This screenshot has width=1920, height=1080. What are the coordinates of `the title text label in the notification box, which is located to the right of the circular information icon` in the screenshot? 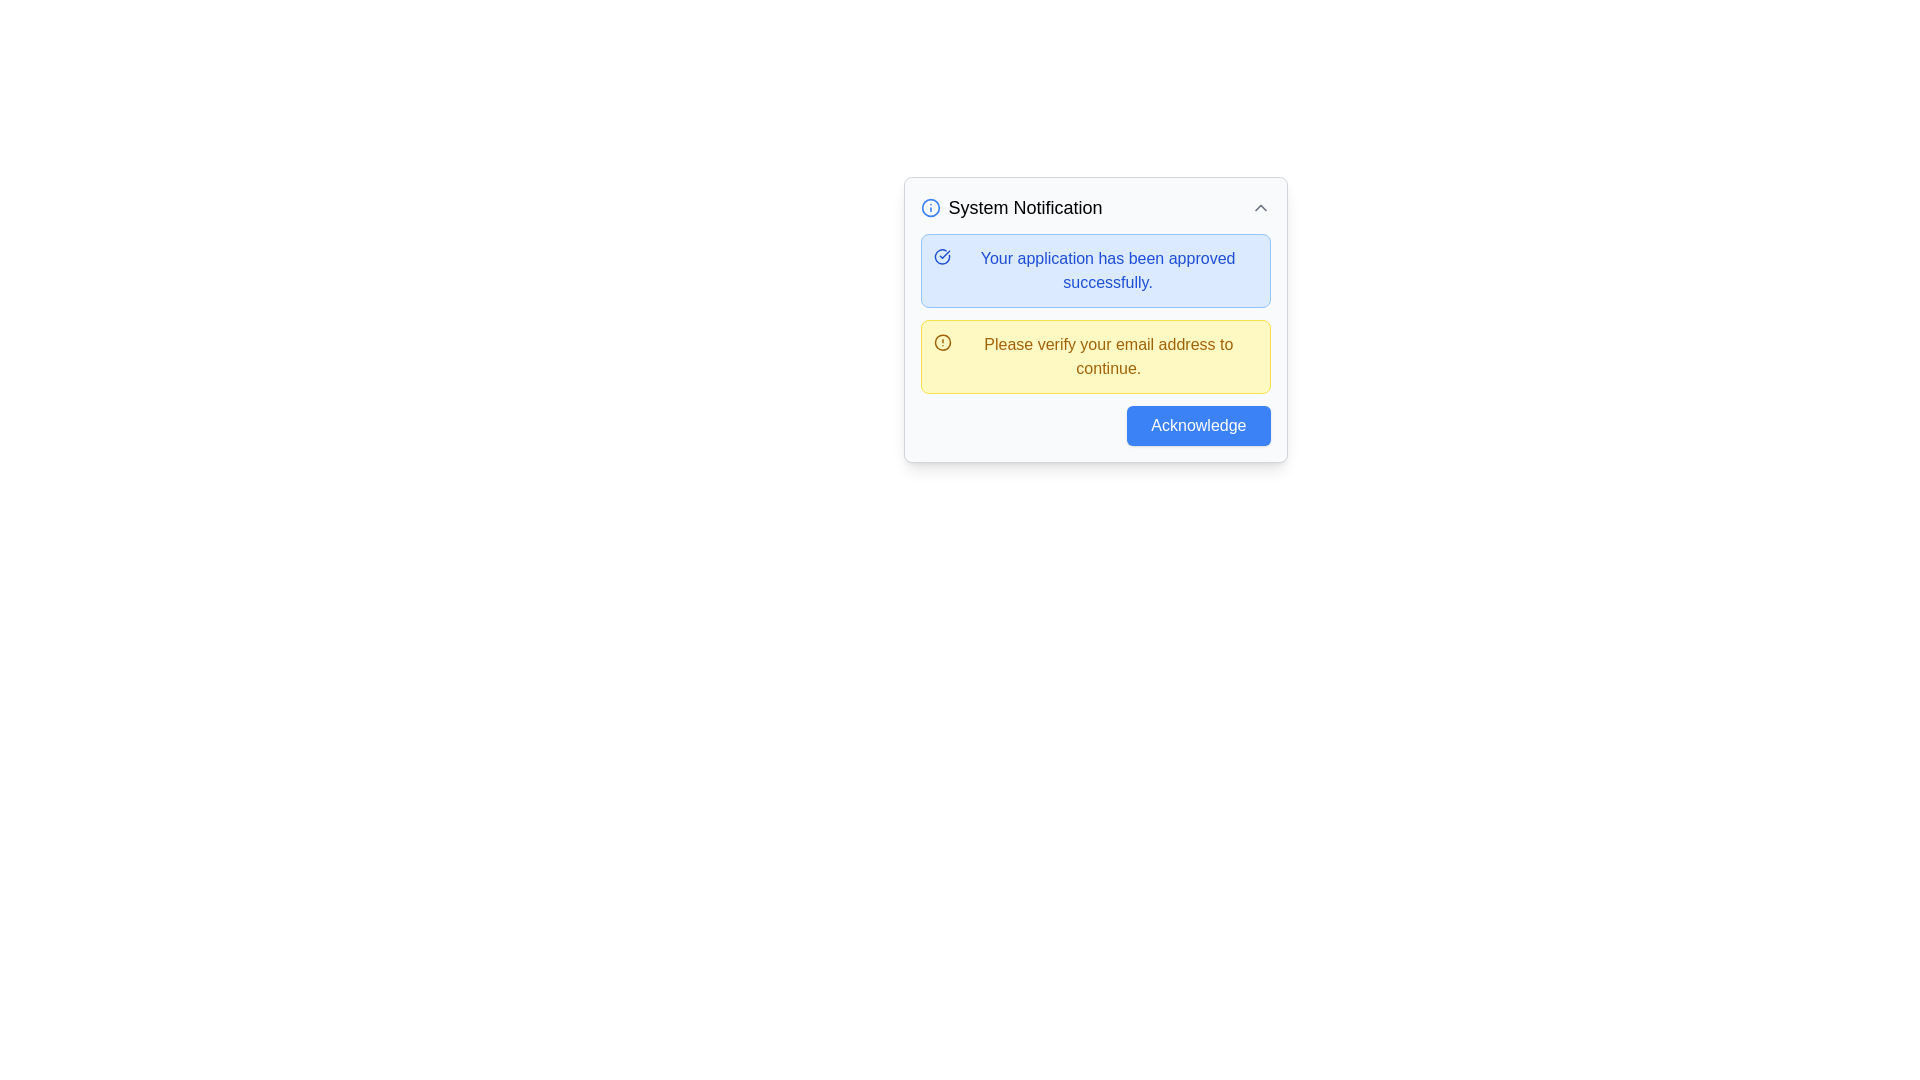 It's located at (1025, 208).